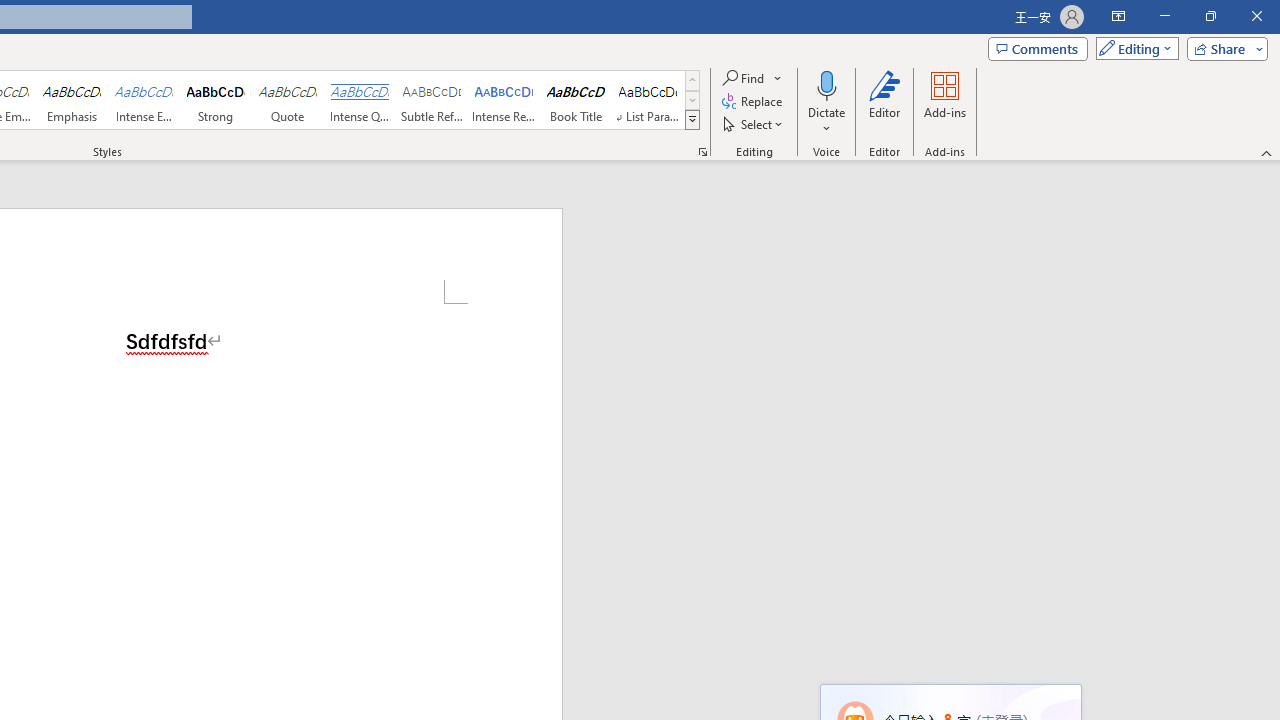 The width and height of the screenshot is (1280, 720). I want to click on 'Subtle Reference', so click(431, 100).